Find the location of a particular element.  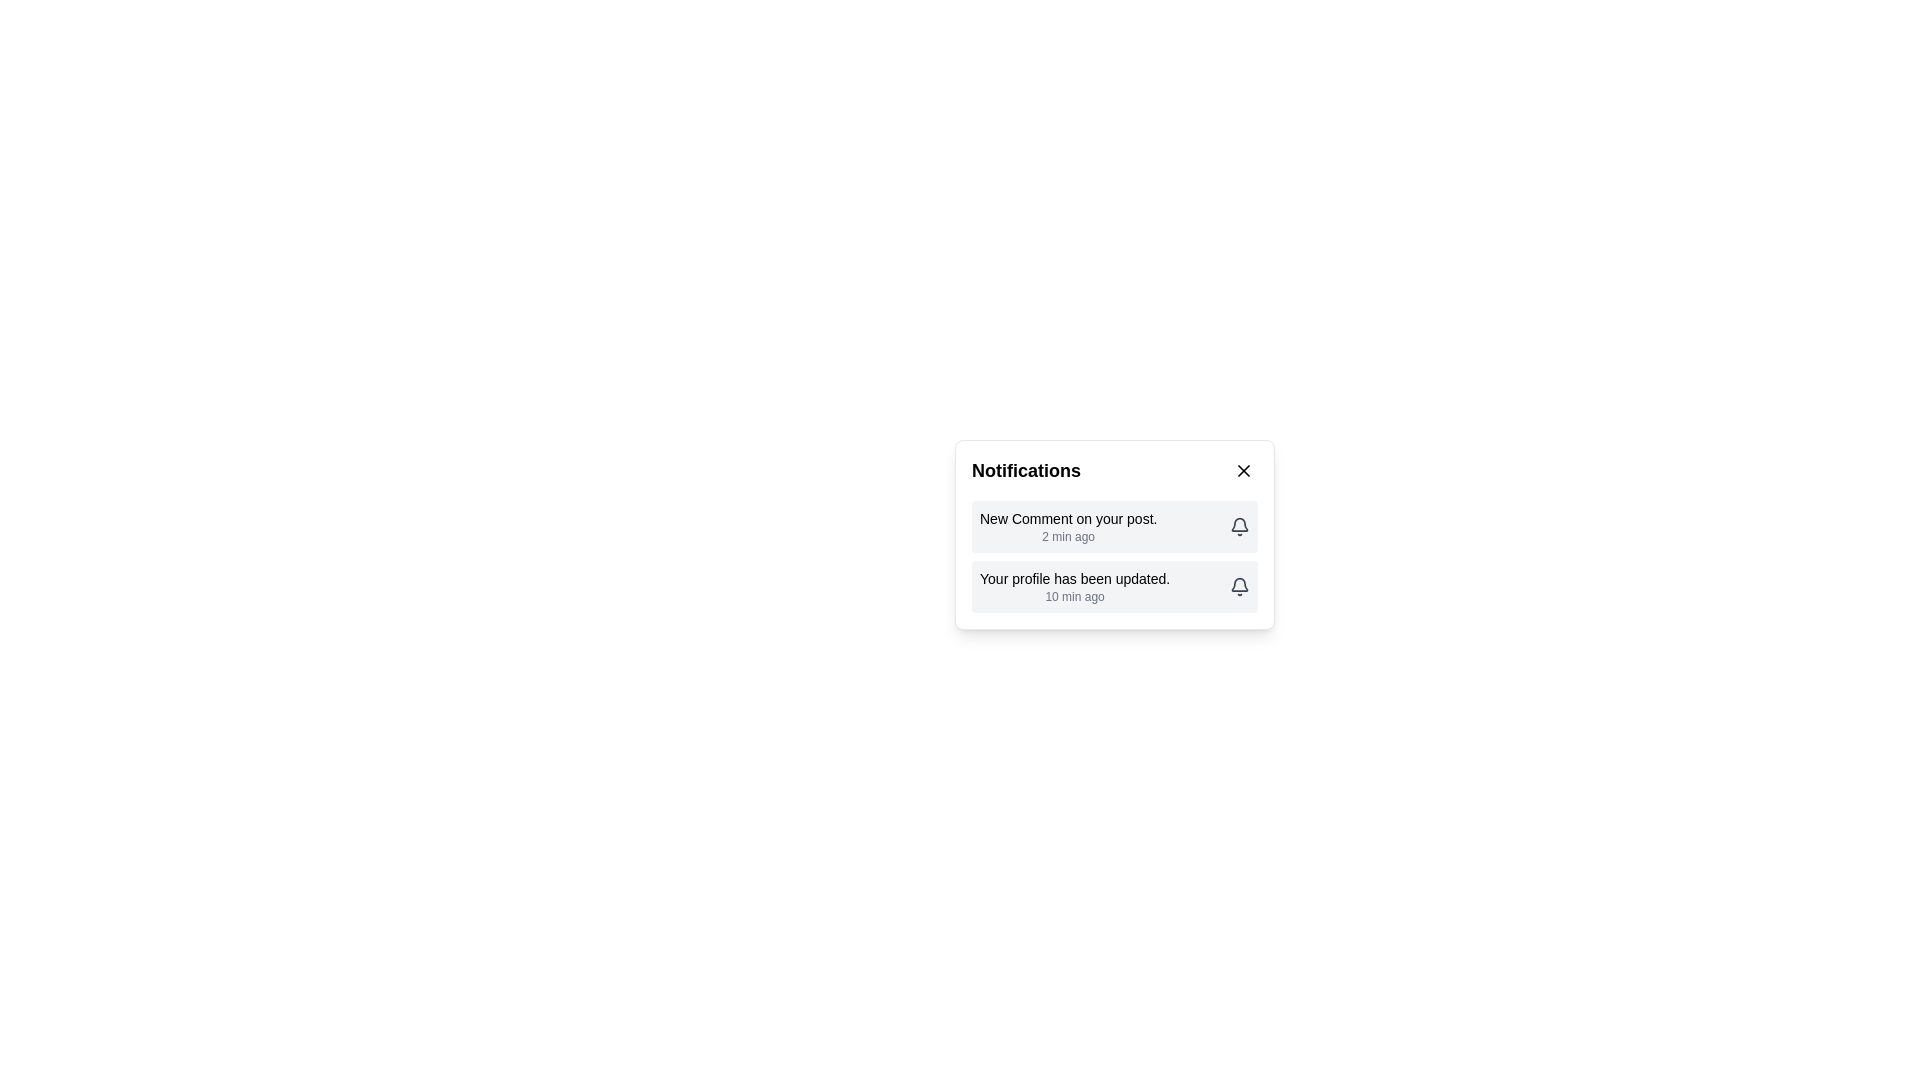

timestamp label displaying '10 min ago' located beneath the 'Your profile has been updated.' notification is located at coordinates (1074, 596).